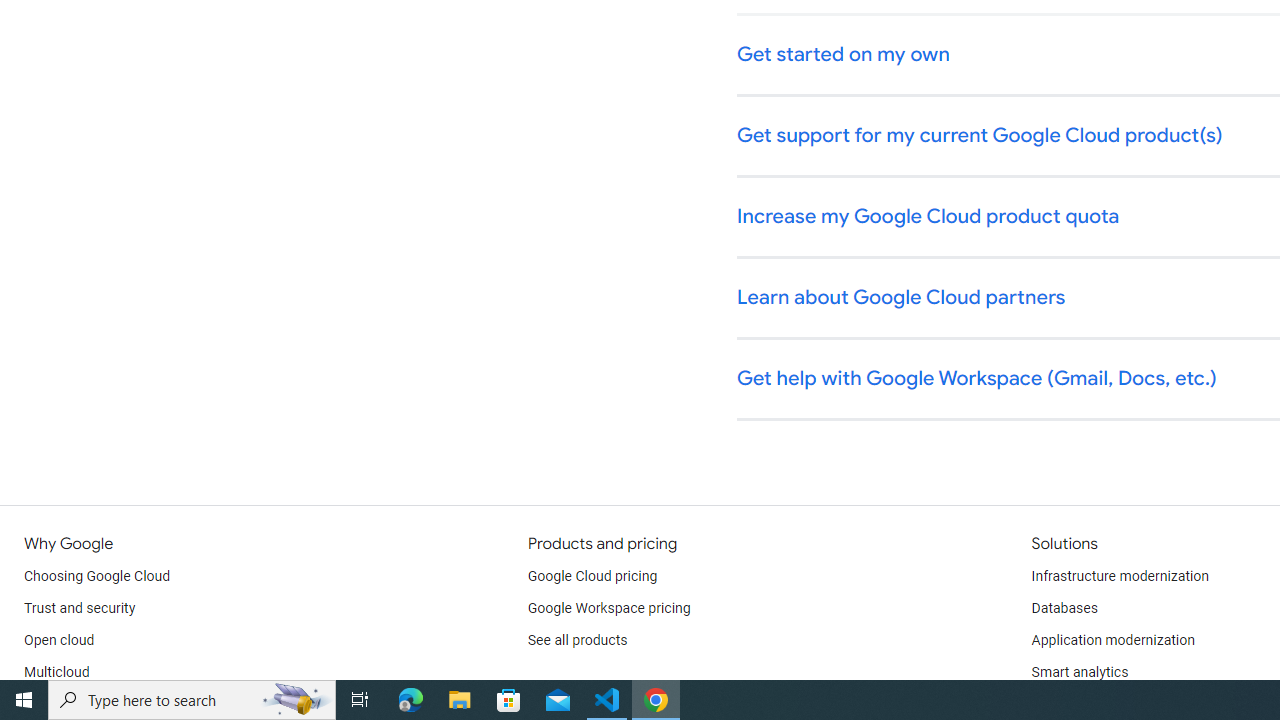 The image size is (1280, 720). I want to click on 'Application modernization', so click(1111, 640).